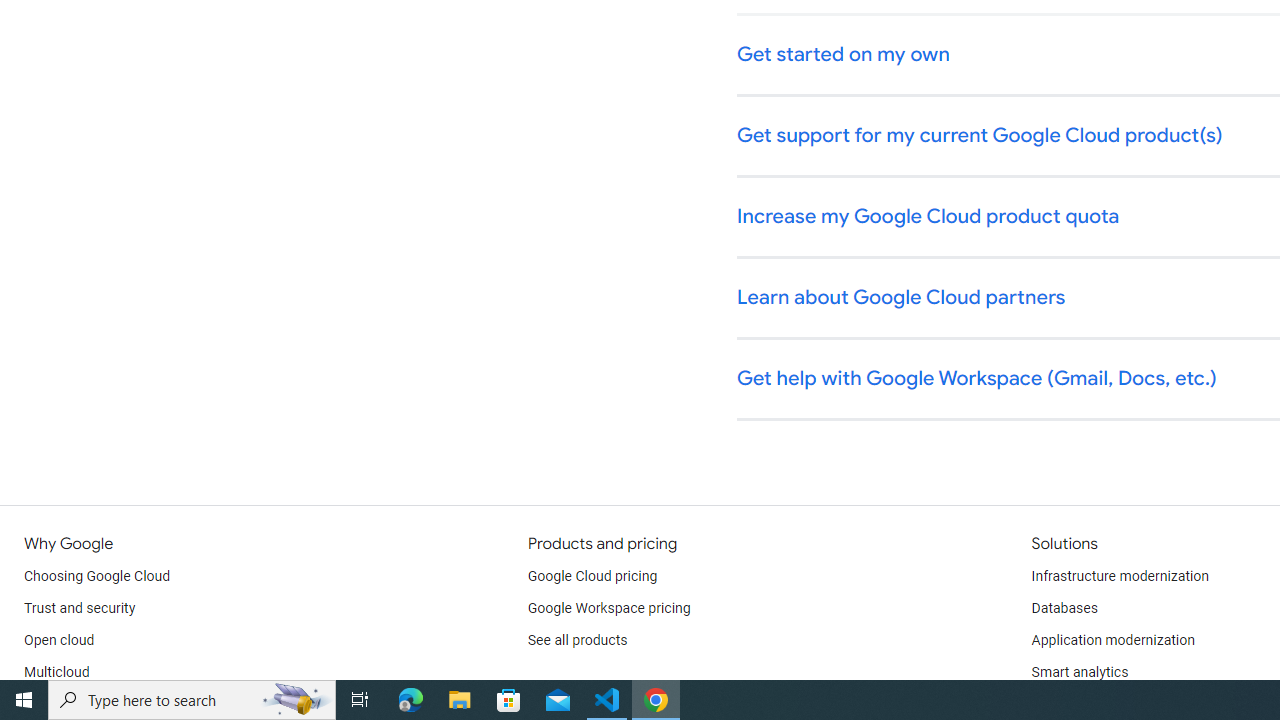 The image size is (1280, 720). I want to click on 'Application modernization', so click(1111, 640).